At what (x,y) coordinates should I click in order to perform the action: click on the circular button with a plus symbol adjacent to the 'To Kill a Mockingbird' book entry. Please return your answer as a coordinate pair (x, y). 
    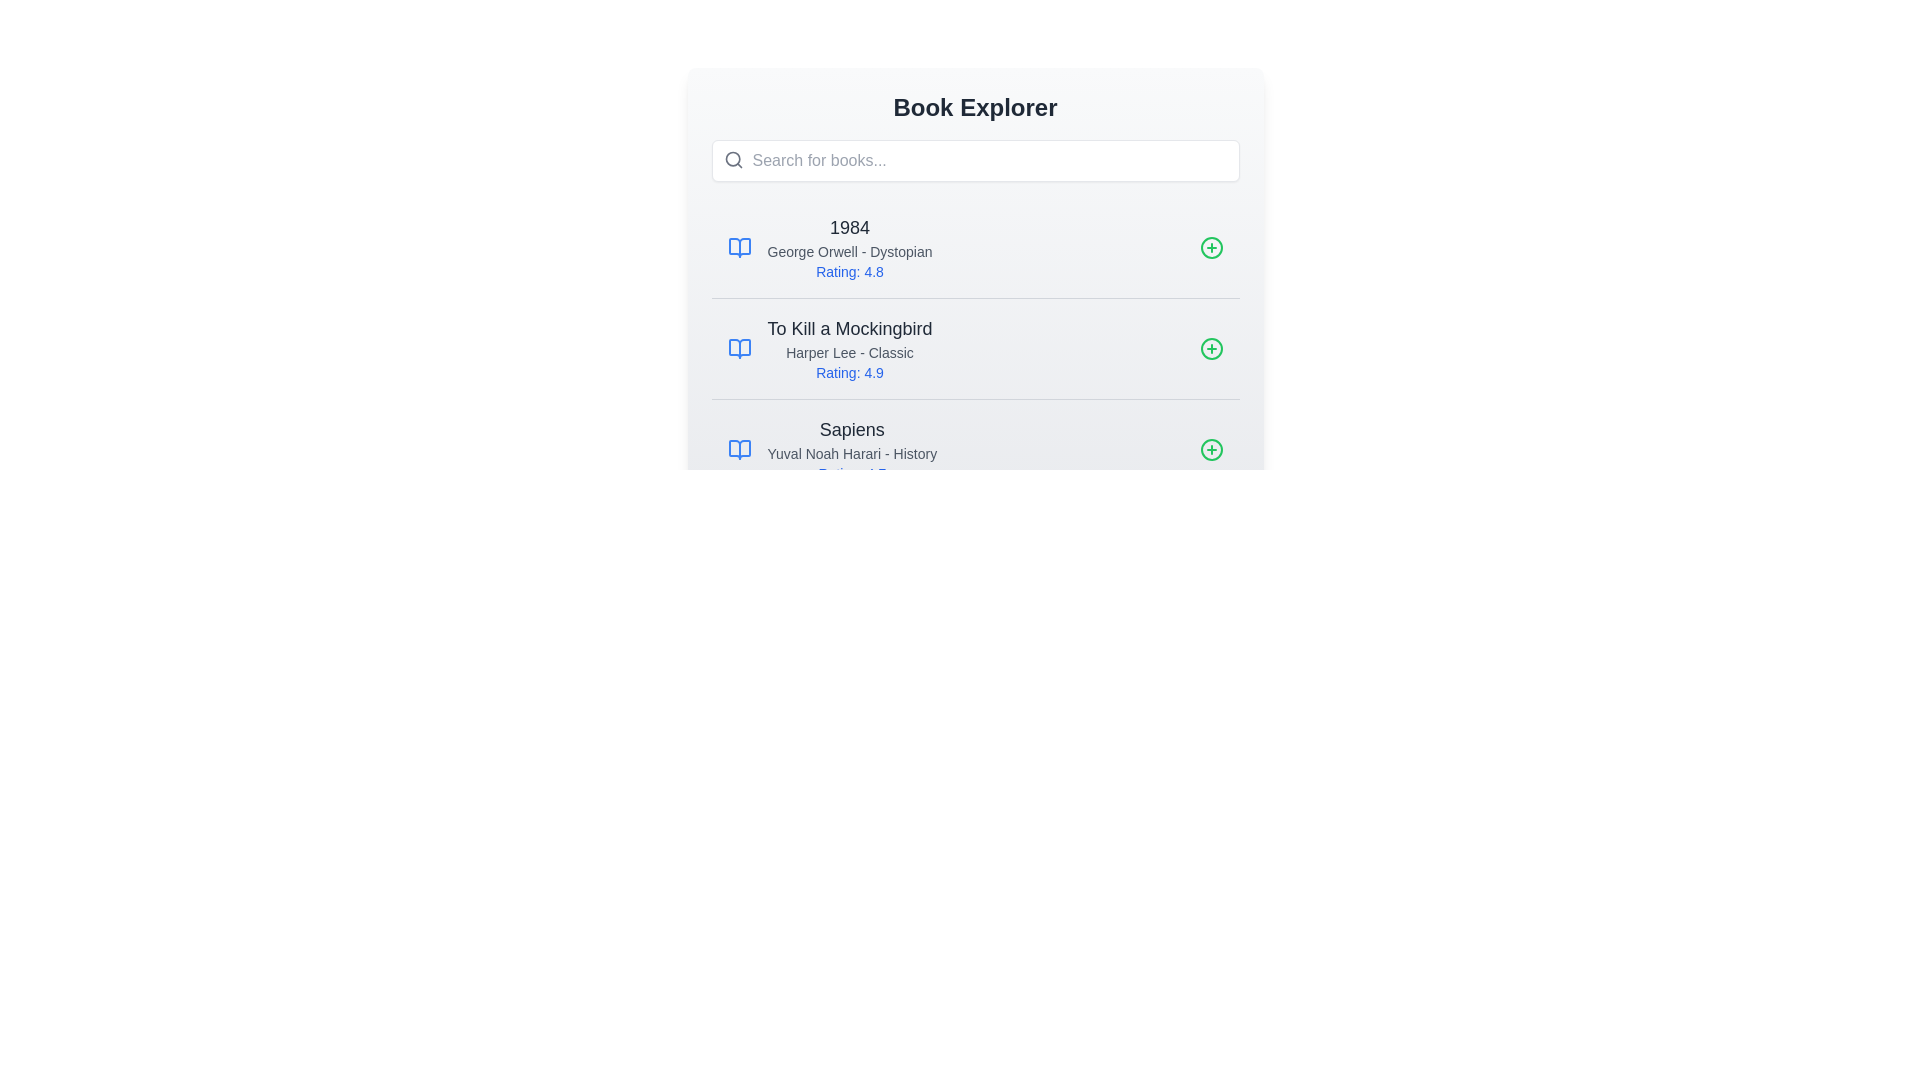
    Looking at the image, I should click on (1210, 347).